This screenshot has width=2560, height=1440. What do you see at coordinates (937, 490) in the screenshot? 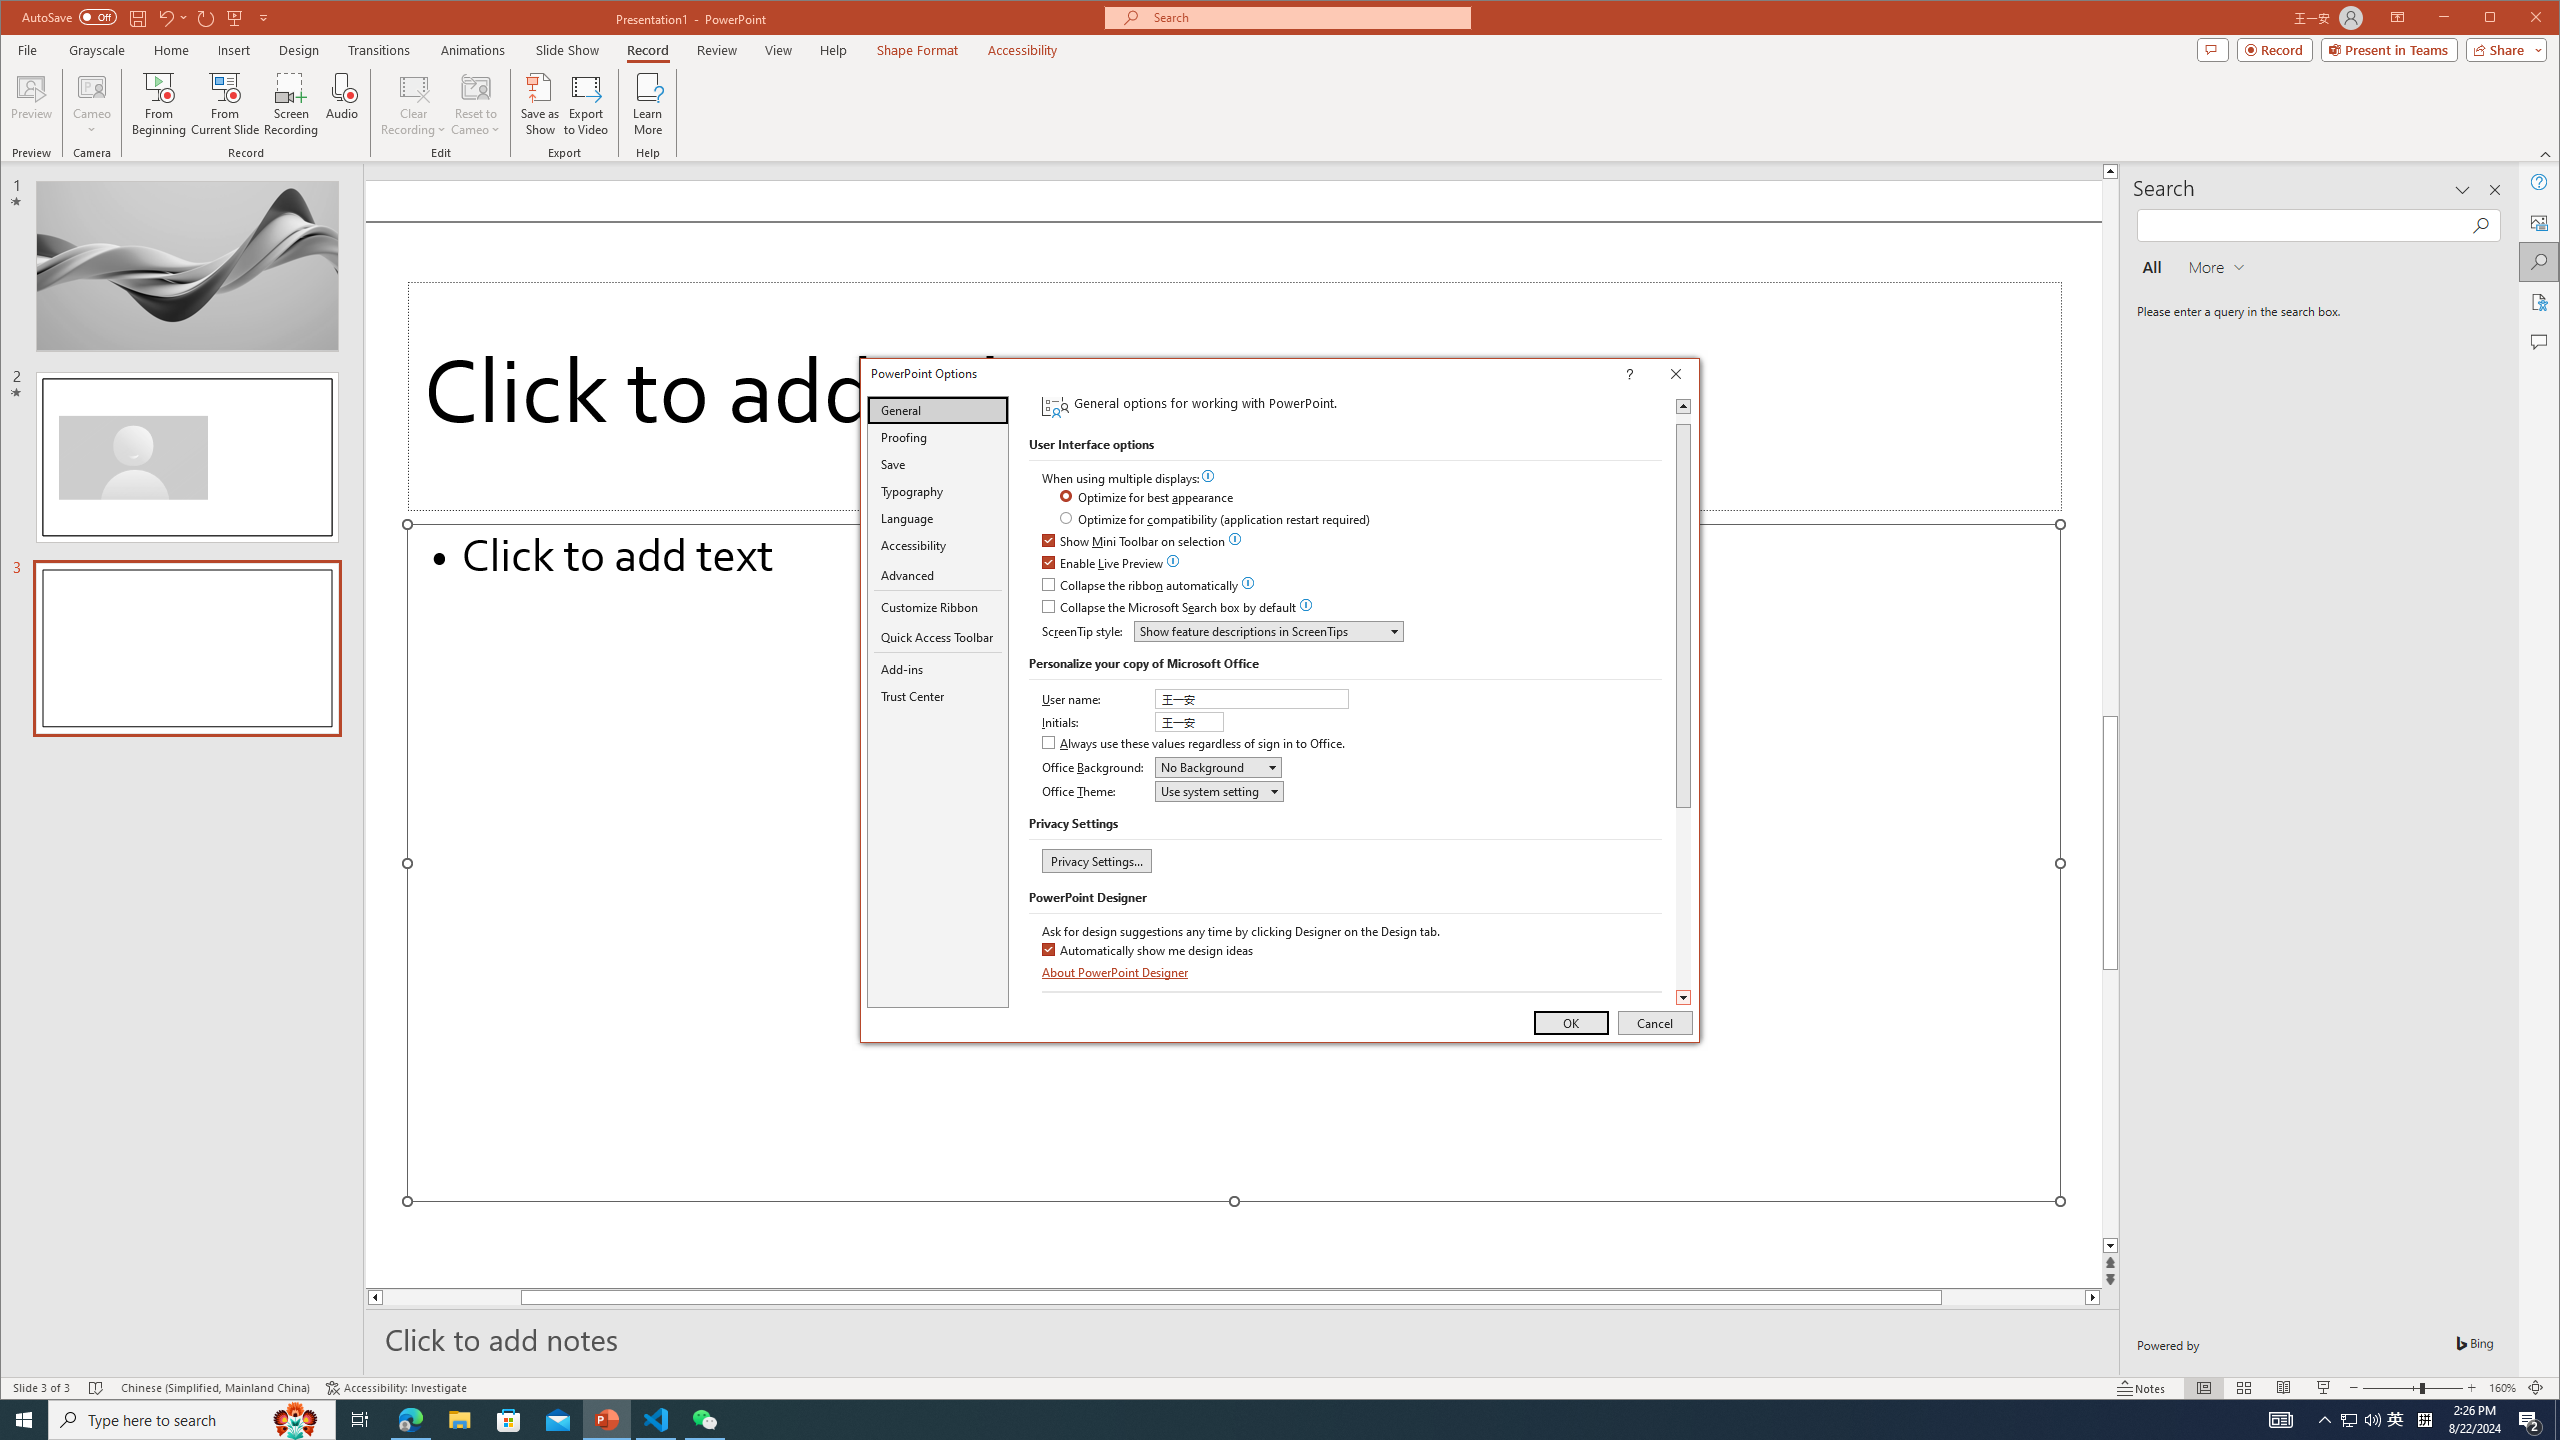
I see `'Typography'` at bounding box center [937, 490].